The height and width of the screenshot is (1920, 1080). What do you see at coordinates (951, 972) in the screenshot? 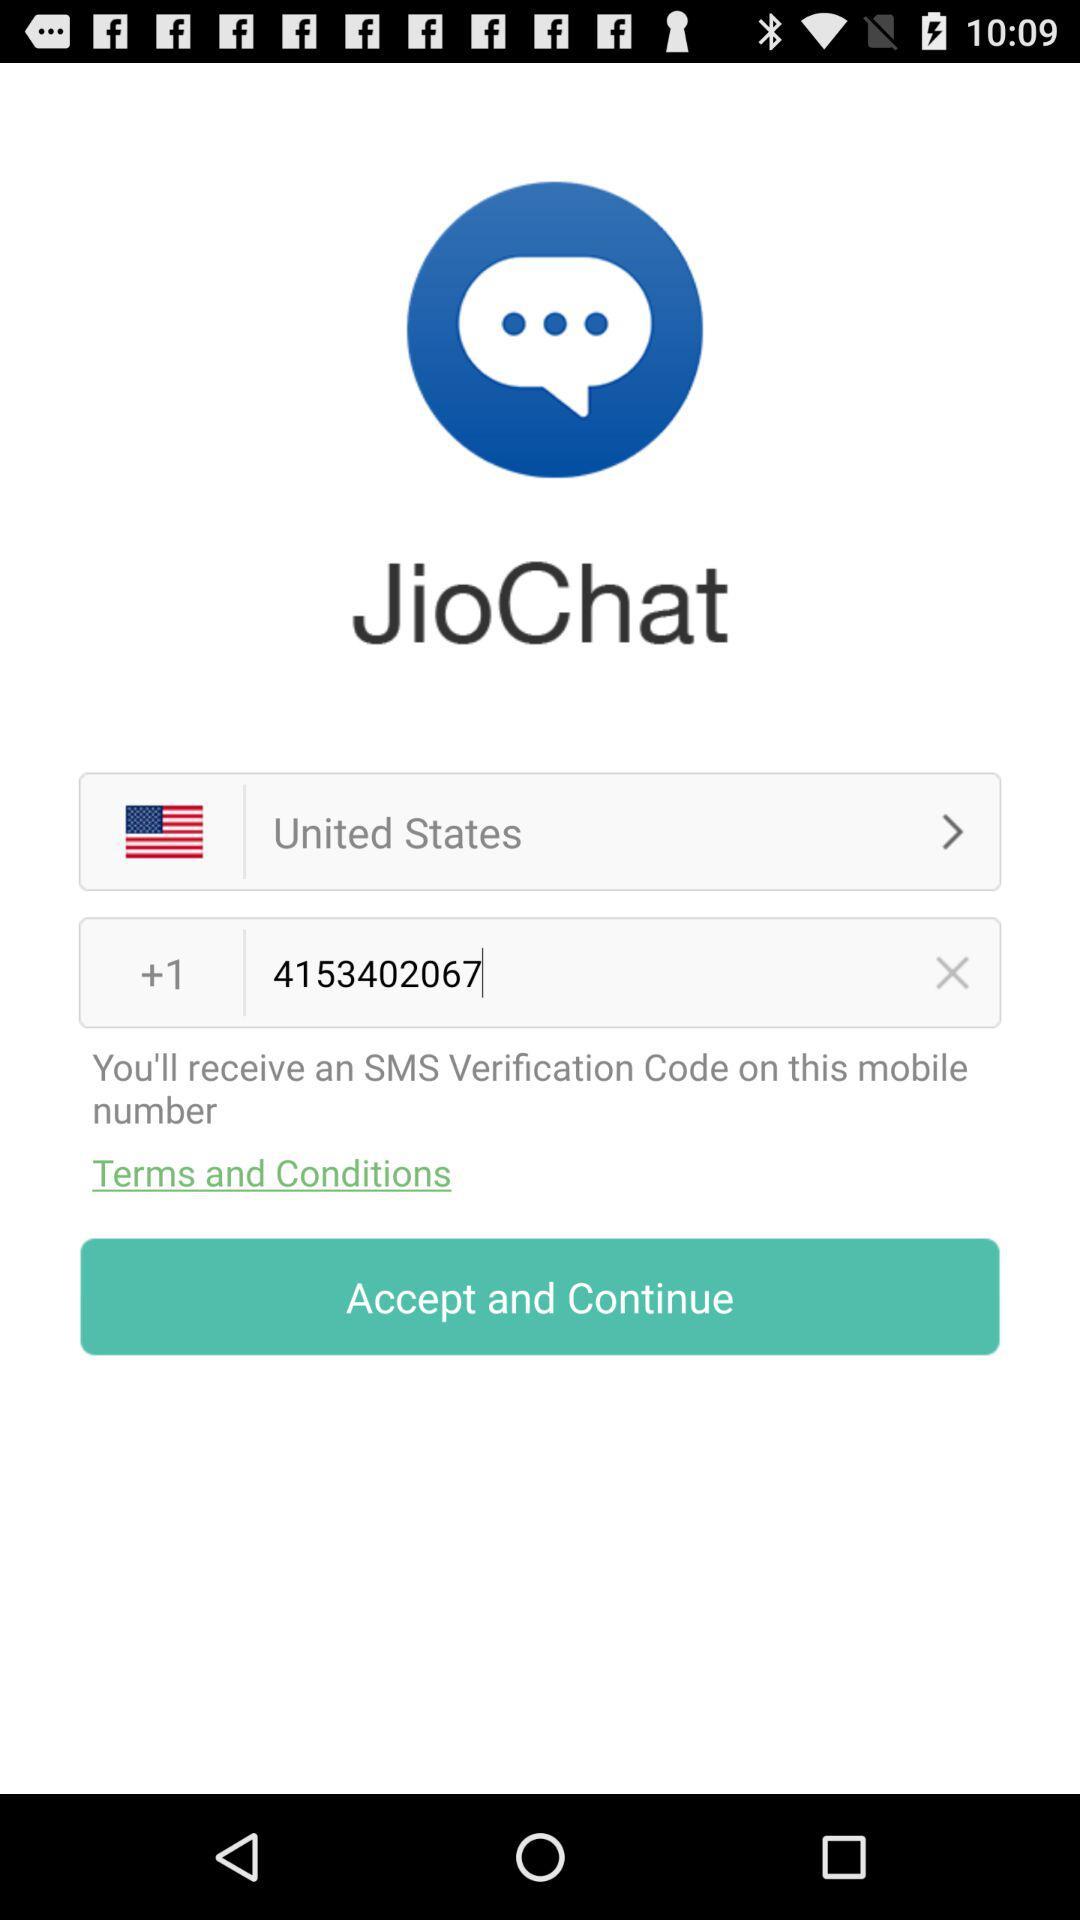
I see `cancel option` at bounding box center [951, 972].